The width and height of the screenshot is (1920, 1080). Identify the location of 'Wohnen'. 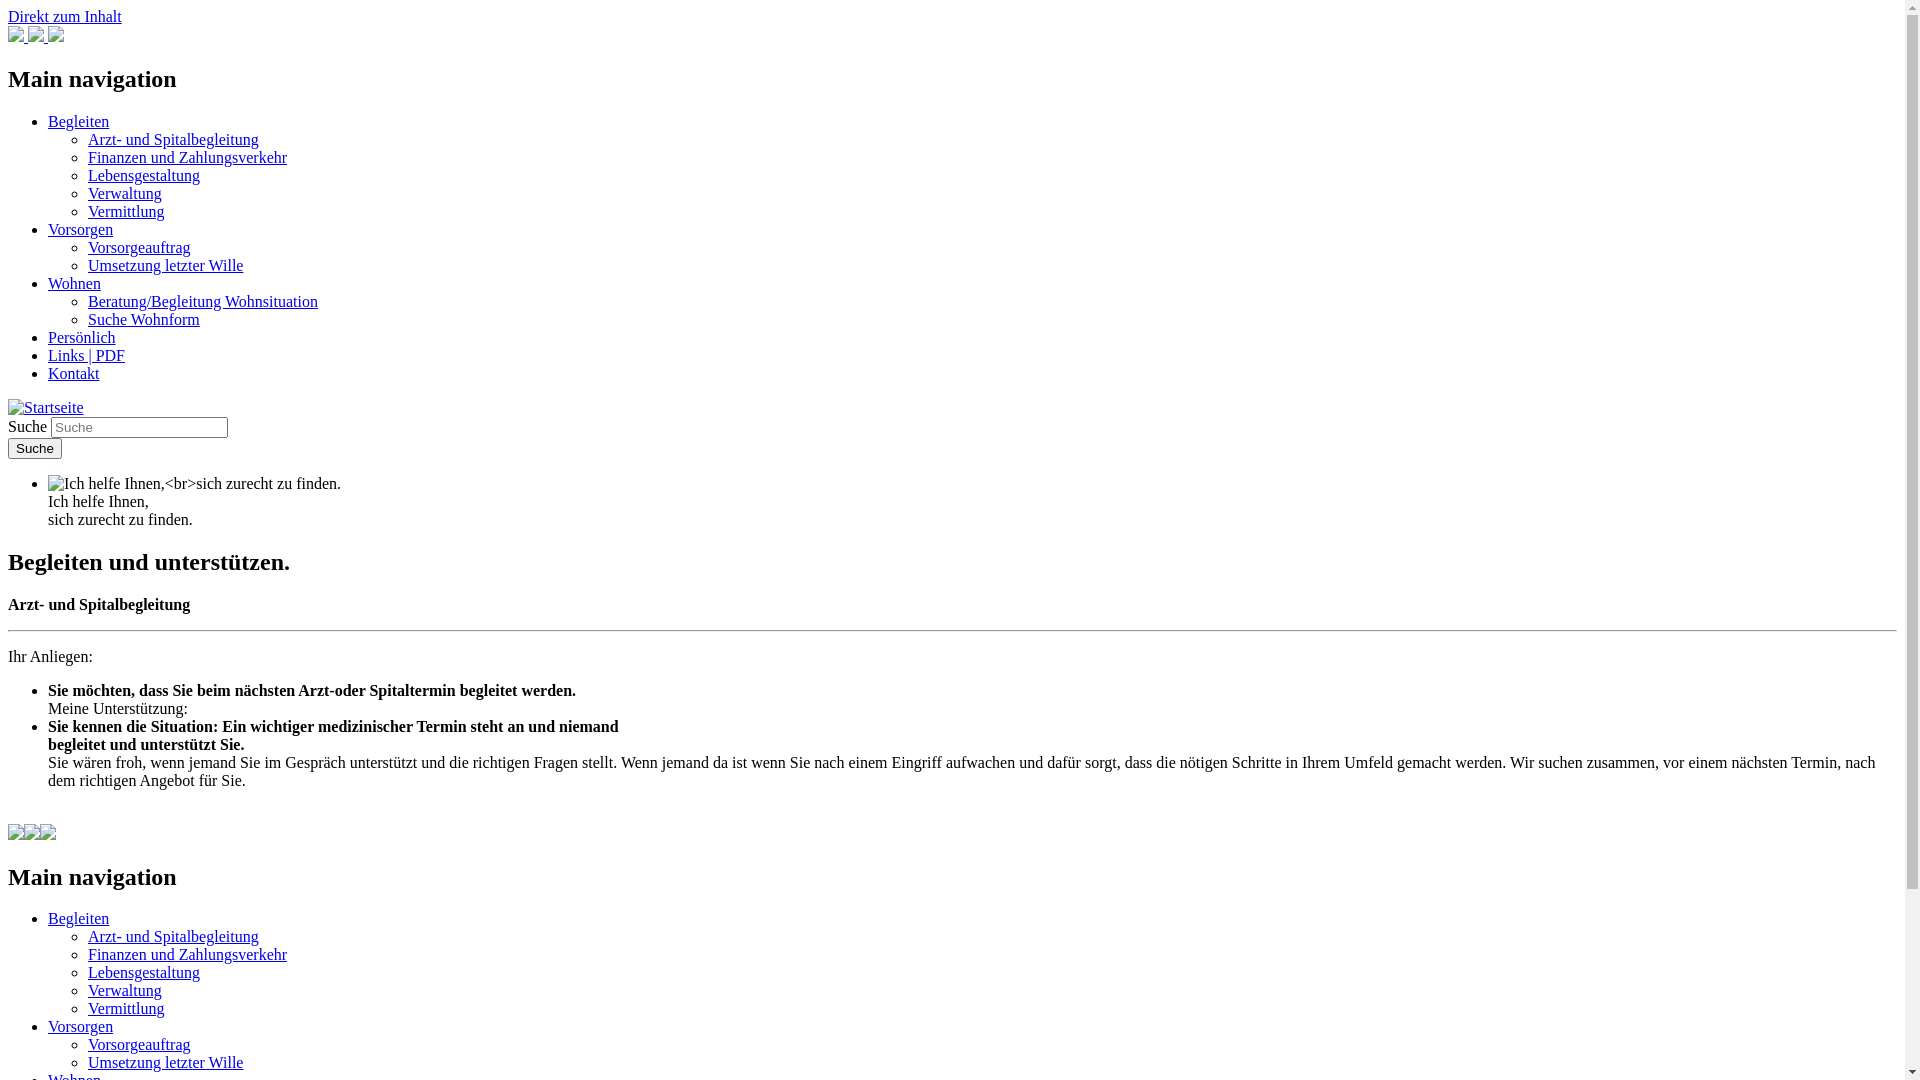
(48, 283).